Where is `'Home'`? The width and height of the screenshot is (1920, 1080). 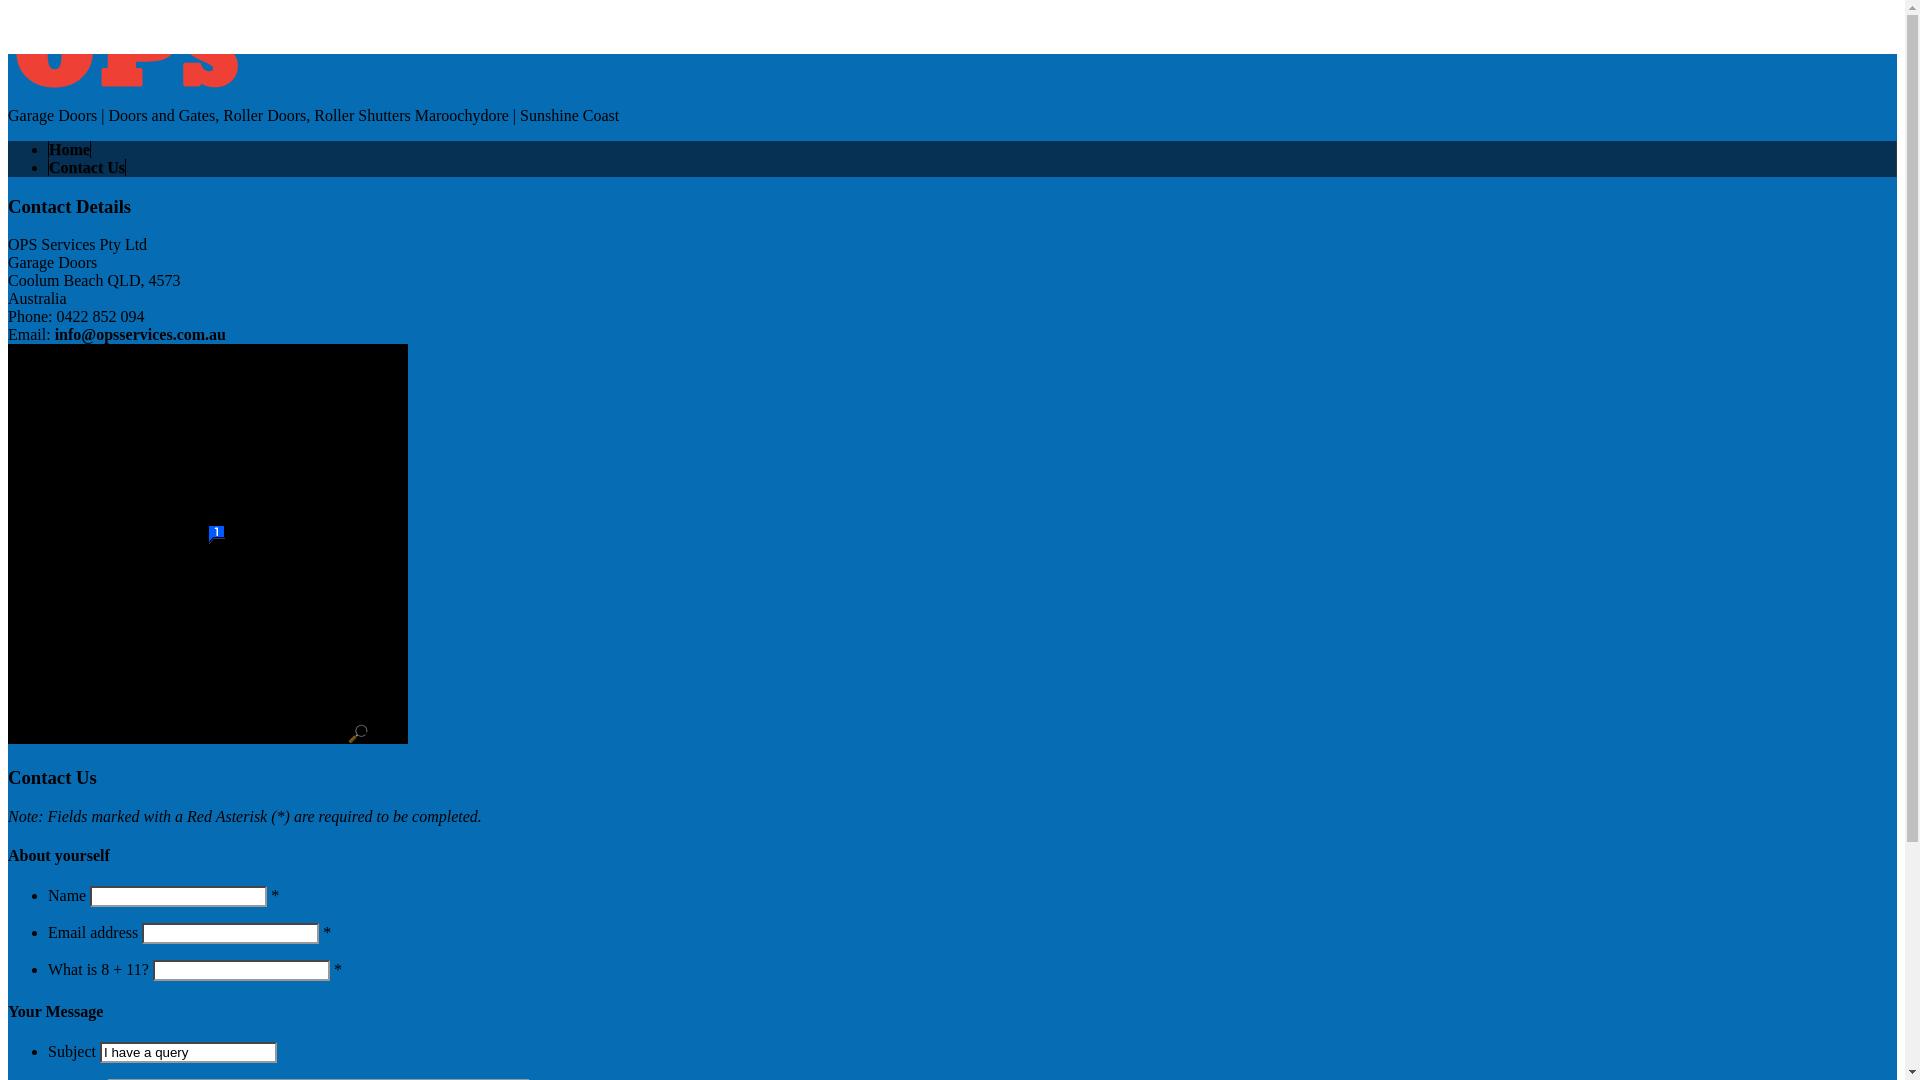 'Home' is located at coordinates (69, 148).